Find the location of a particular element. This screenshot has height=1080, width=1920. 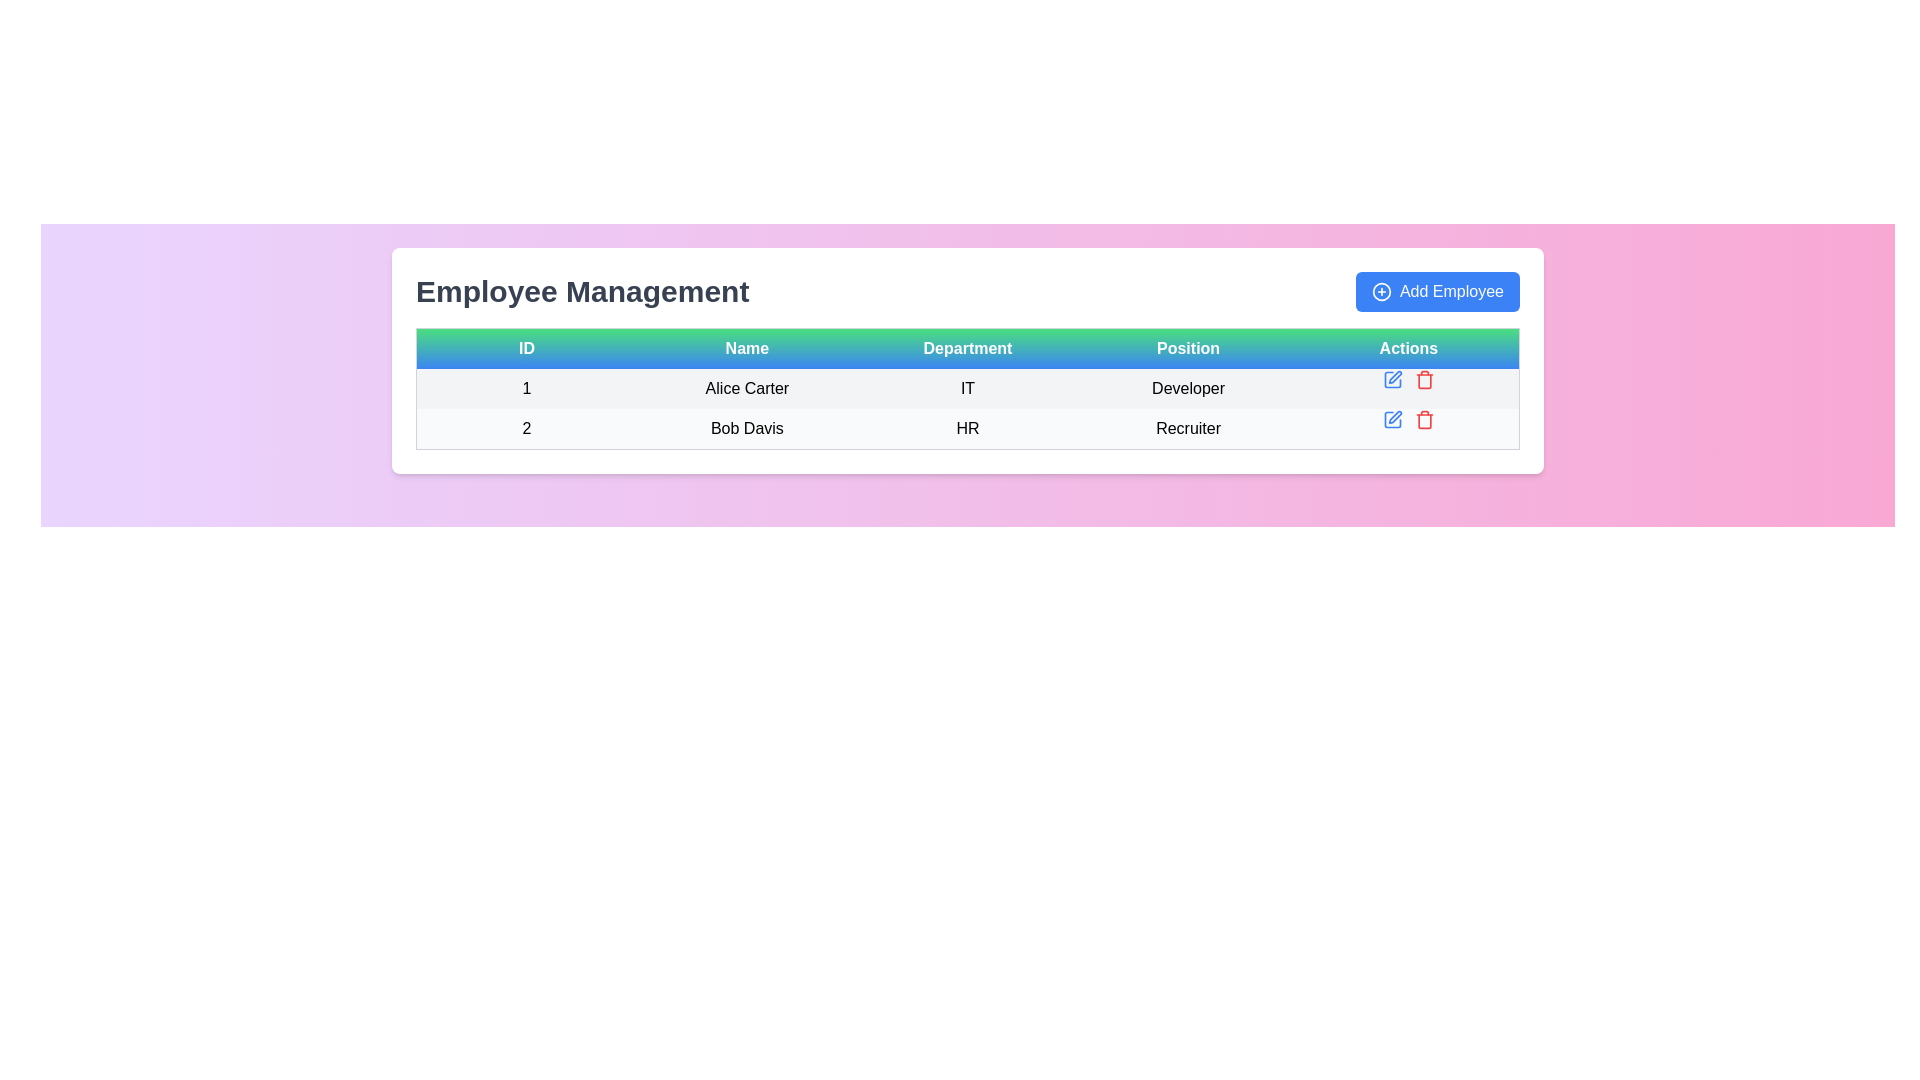

the text label indicating employee positions, which is the fourth column header in the table, following 'ID', 'Name', and 'Department' is located at coordinates (1188, 347).